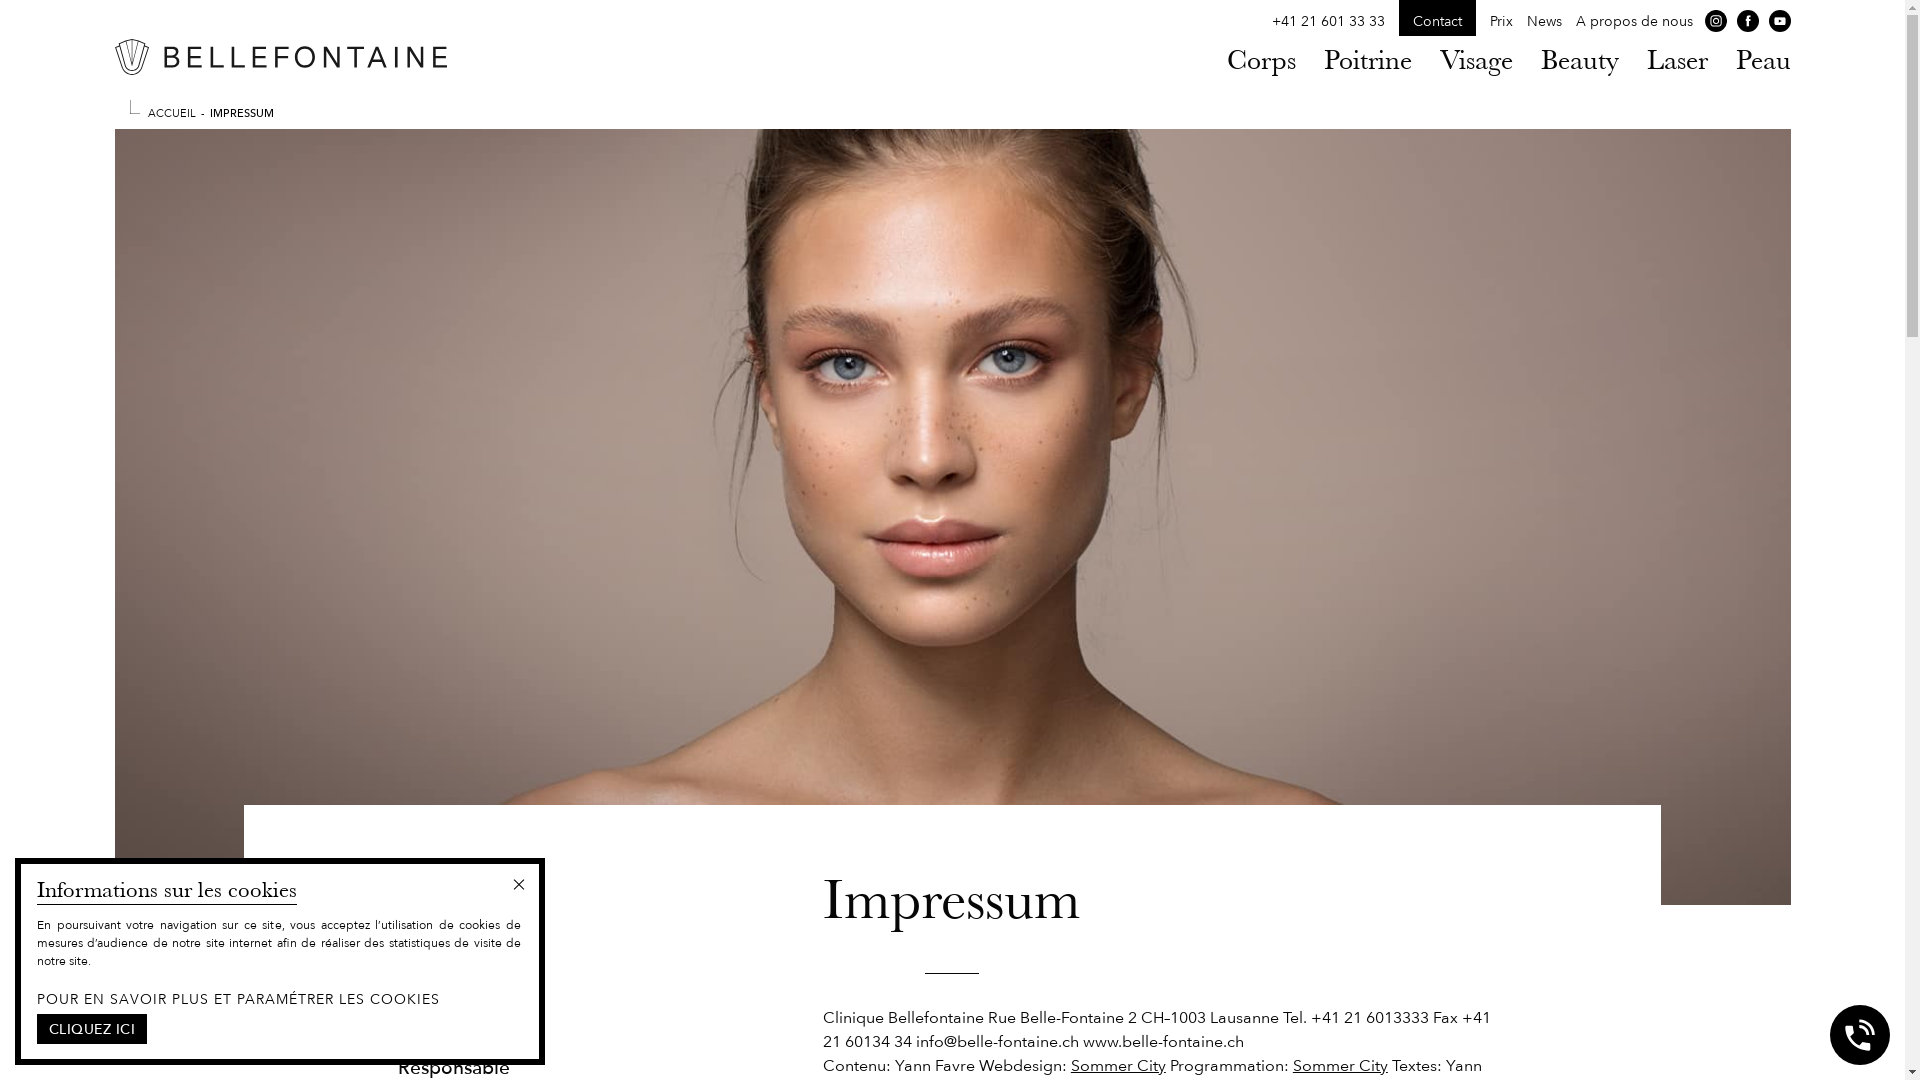 This screenshot has height=1080, width=1920. What do you see at coordinates (1634, 21) in the screenshot?
I see `'A propos de nous'` at bounding box center [1634, 21].